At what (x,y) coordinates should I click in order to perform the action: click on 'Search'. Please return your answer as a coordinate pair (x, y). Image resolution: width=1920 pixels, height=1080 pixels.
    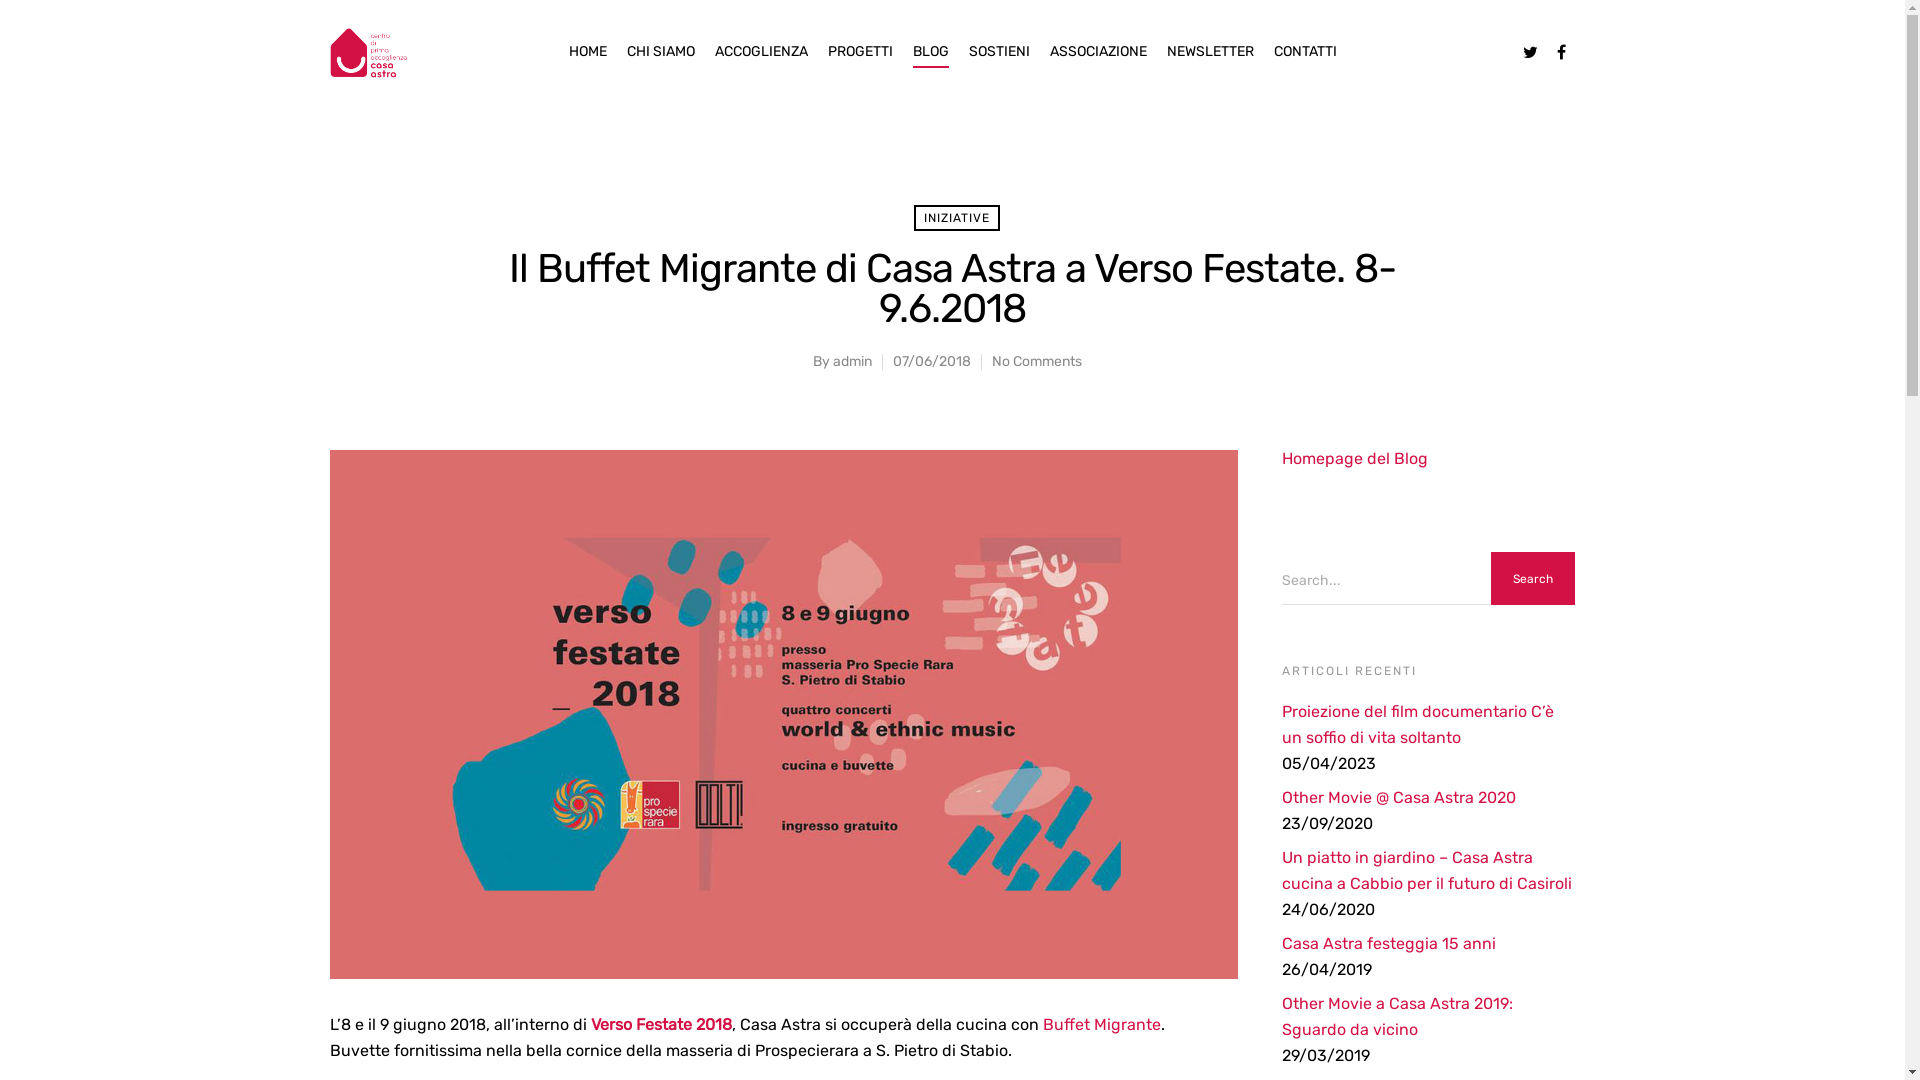
    Looking at the image, I should click on (1531, 578).